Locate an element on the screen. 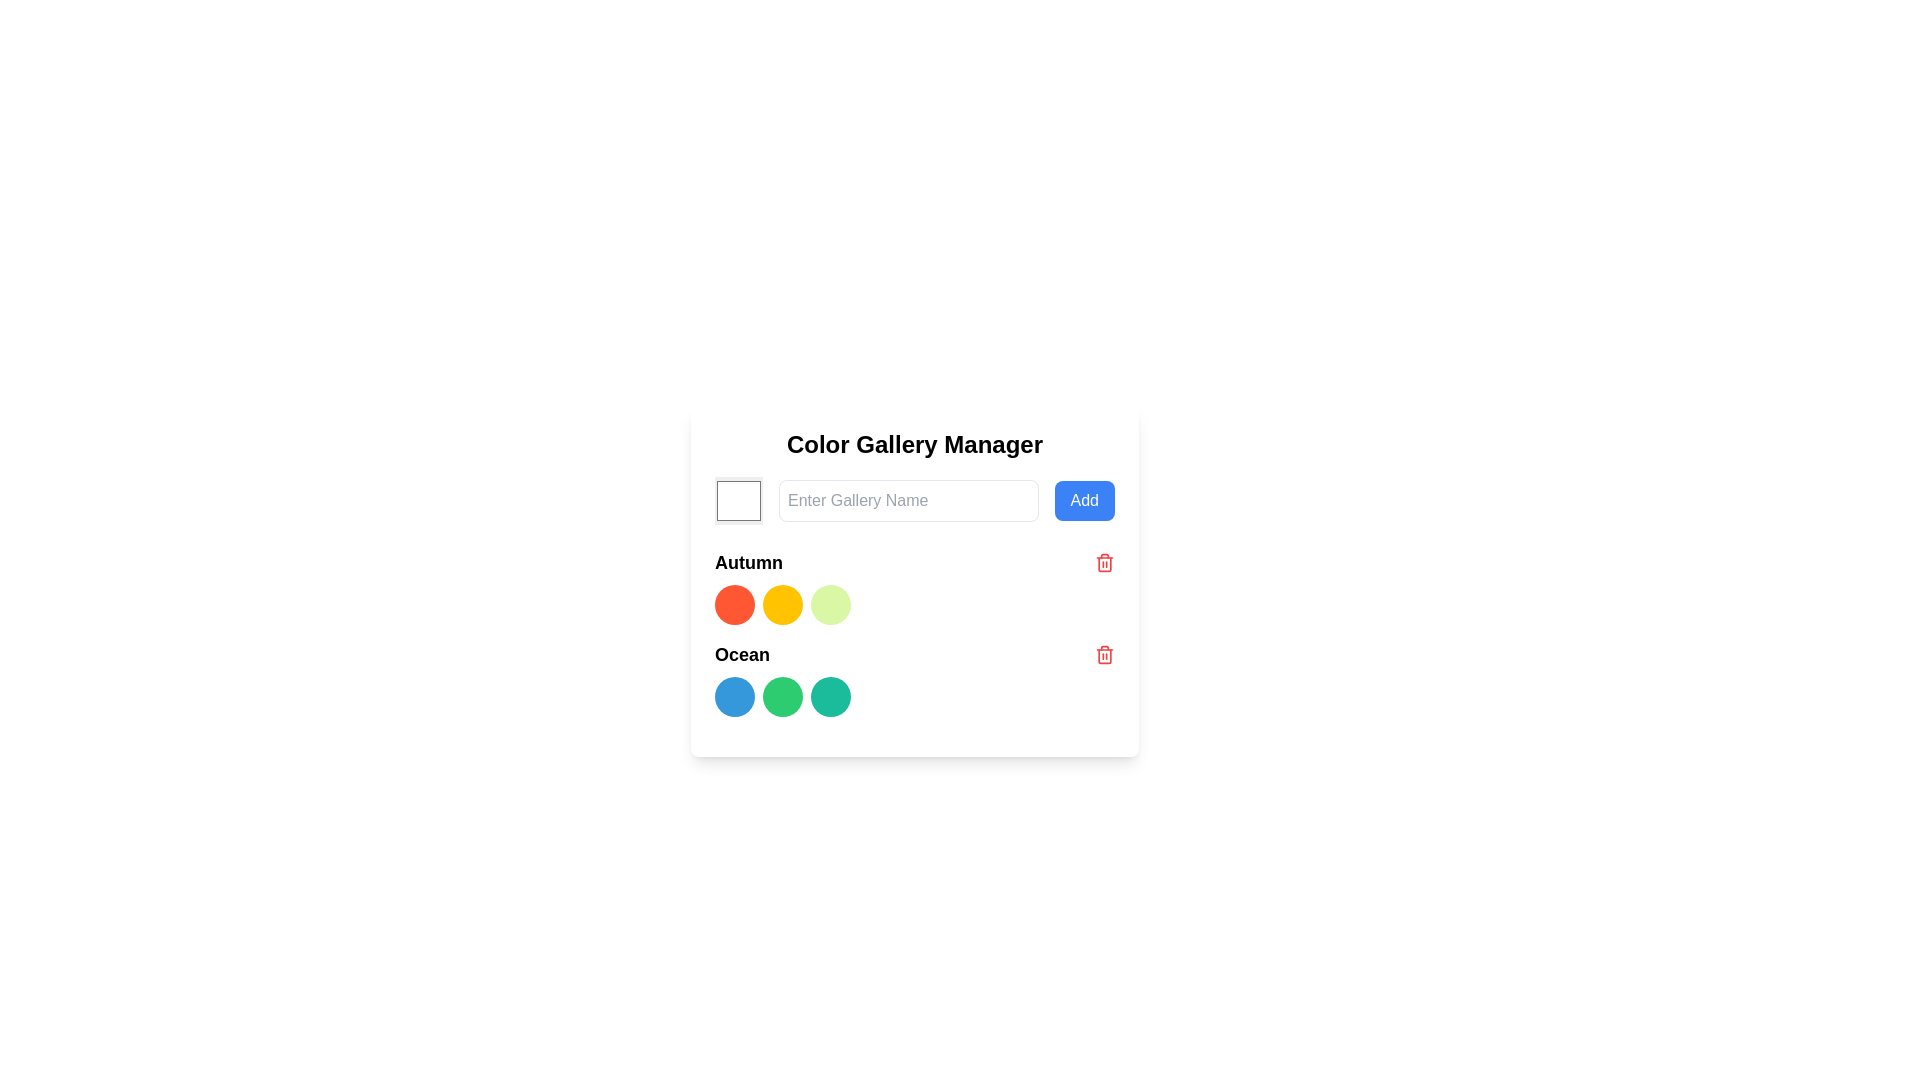 This screenshot has width=1920, height=1080. the text label located at the top-left of a group of elements, next to circular colored indicators and a trash icon is located at coordinates (747, 563).